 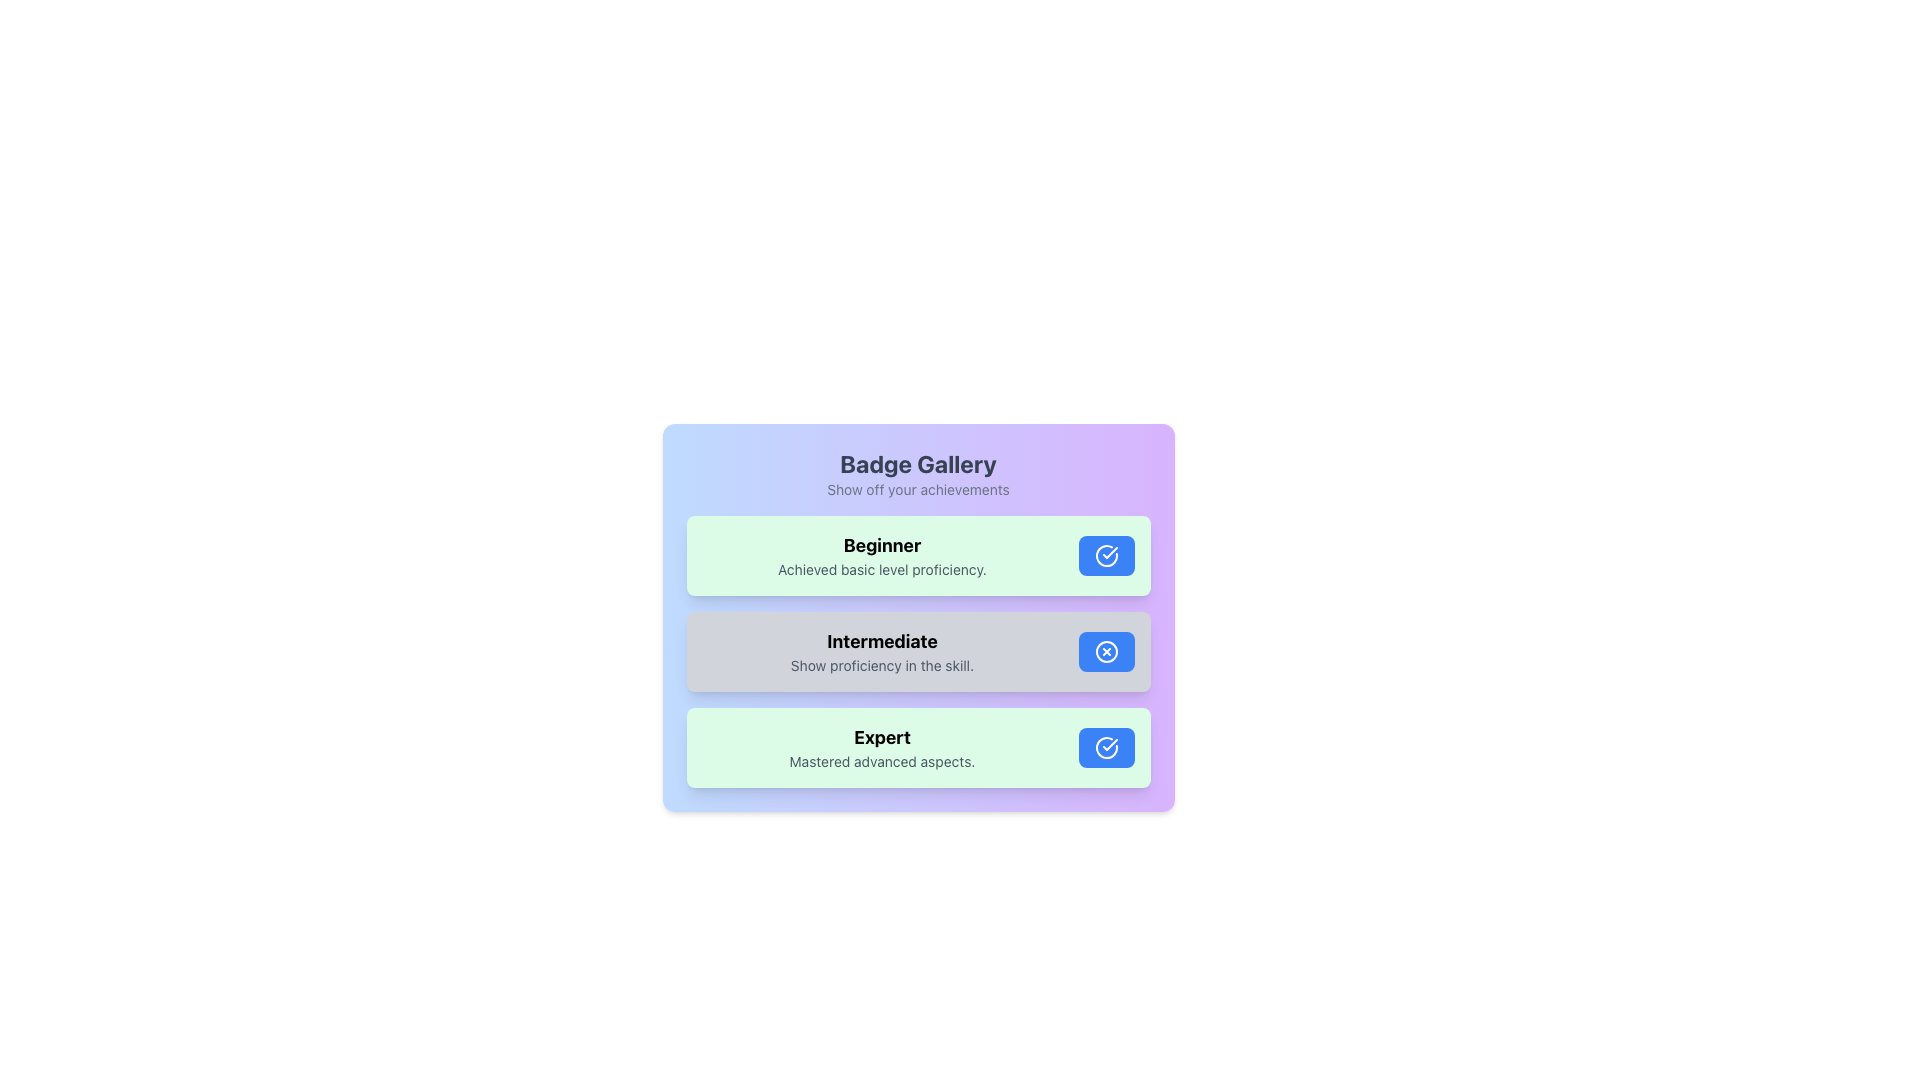 I want to click on the blue rounded rectangular button with a white circular checkmark icon inside, located on the far right of the 'Beginner' section in the 'Badge Gallery' interface, to interact with it, so click(x=1105, y=555).